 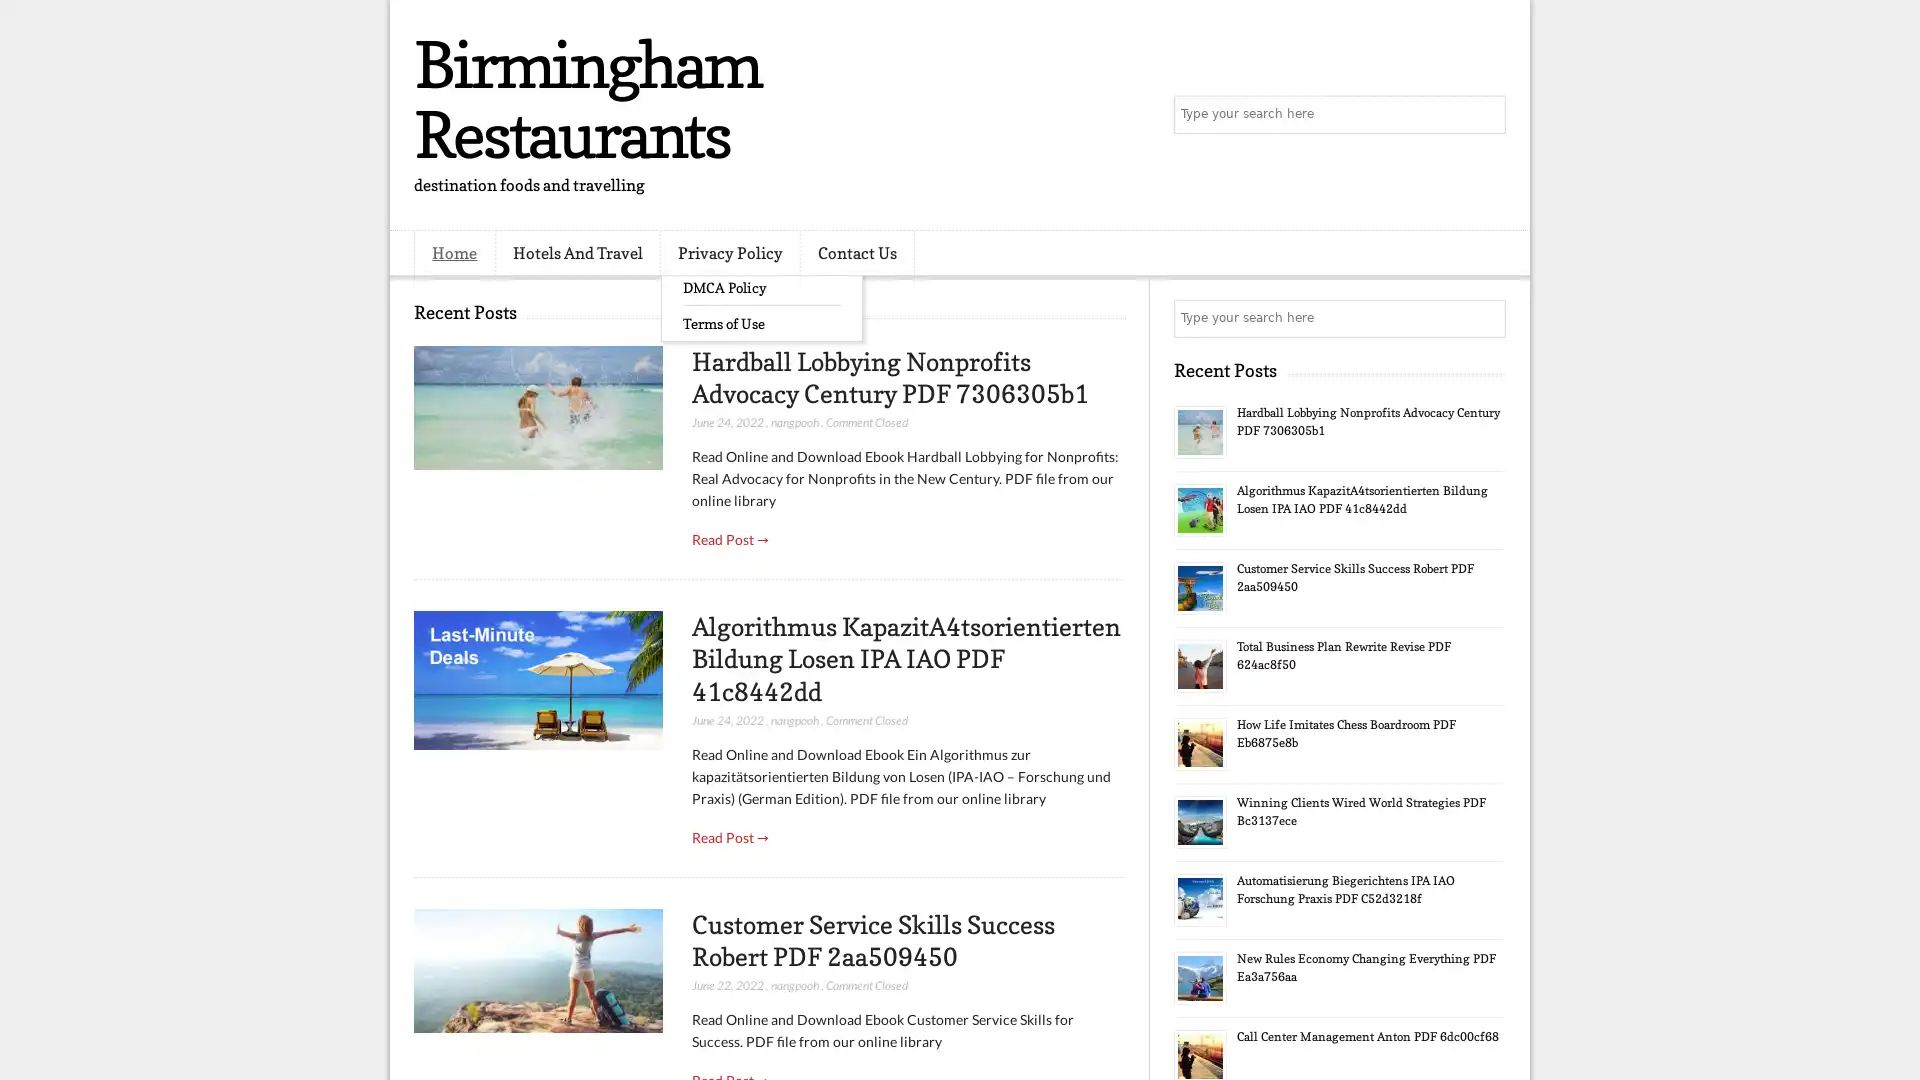 What do you see at coordinates (1485, 318) in the screenshot?
I see `Search` at bounding box center [1485, 318].